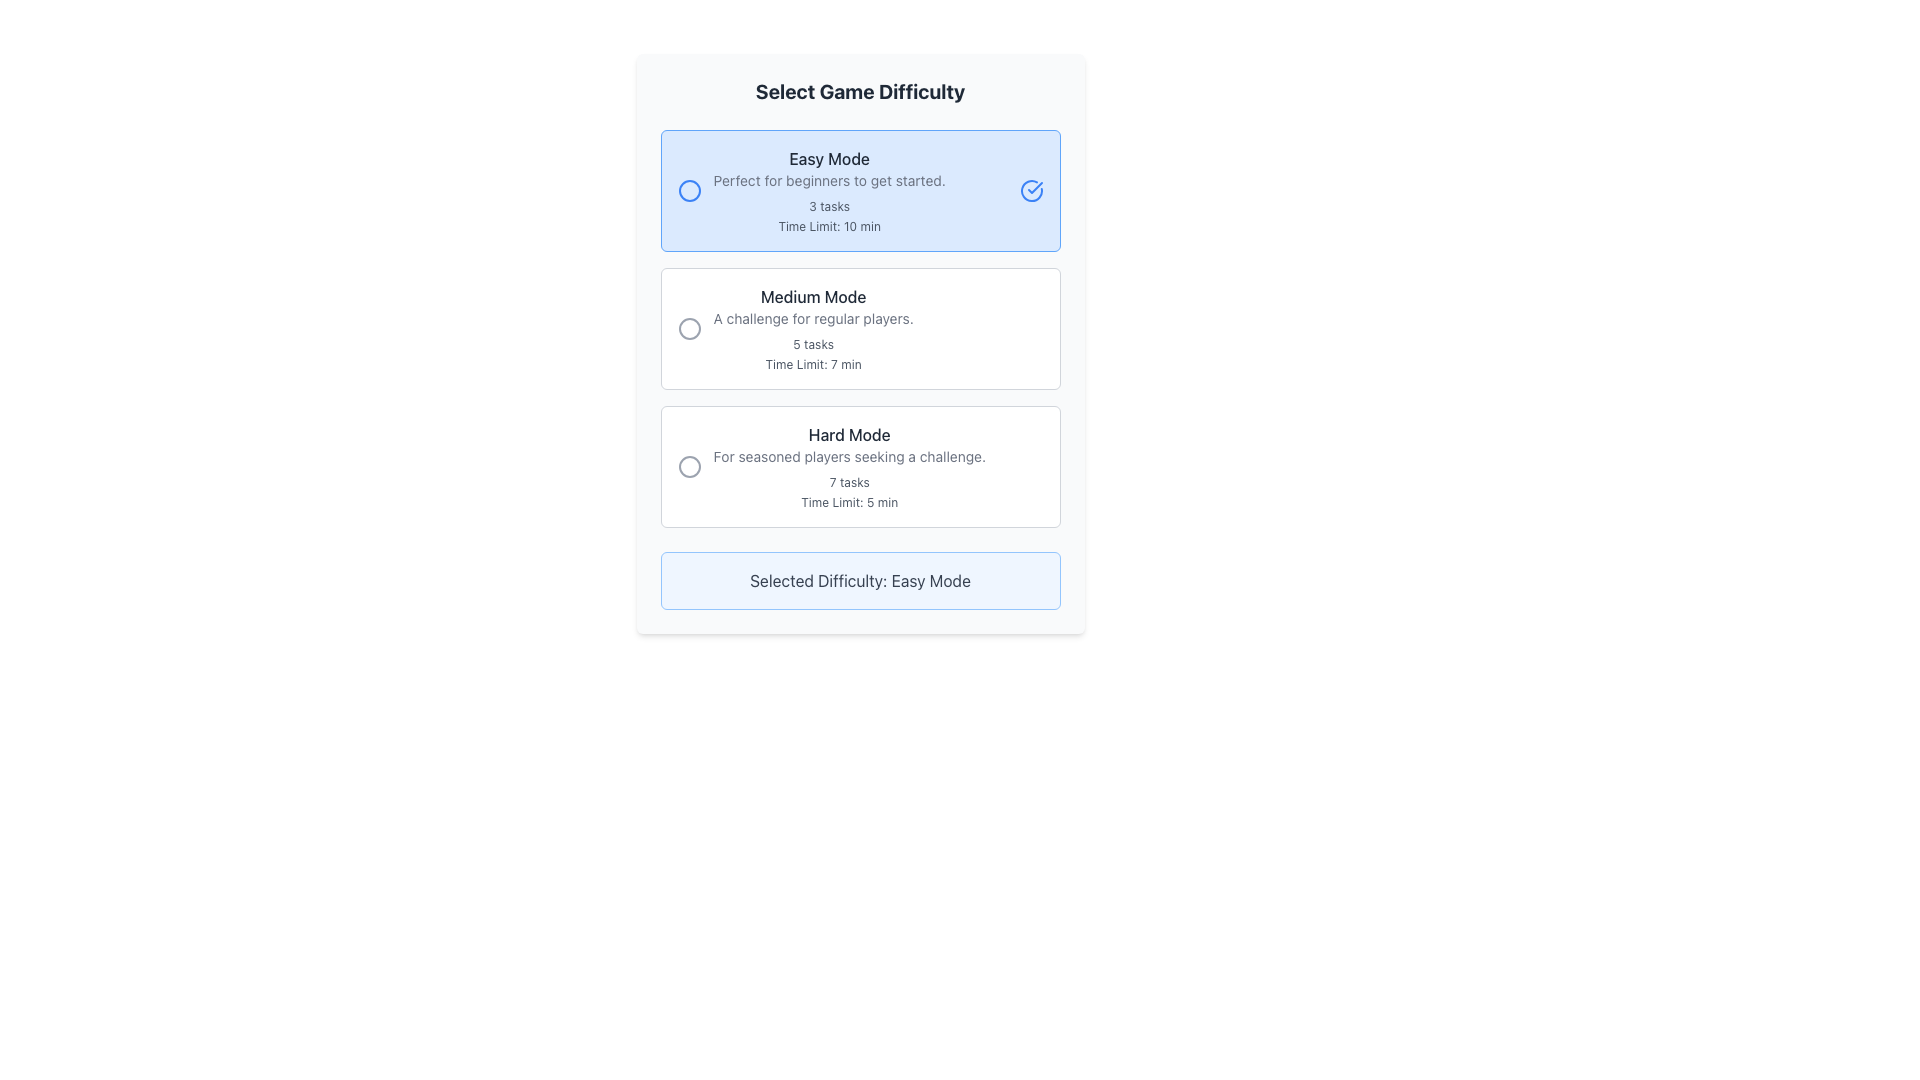 This screenshot has height=1080, width=1920. I want to click on the 'Easy Mode' selectable card, which features a bold title, a description for beginners, and is the first card in the list above 'Medium Mode' and 'Hard Mode', so click(860, 191).